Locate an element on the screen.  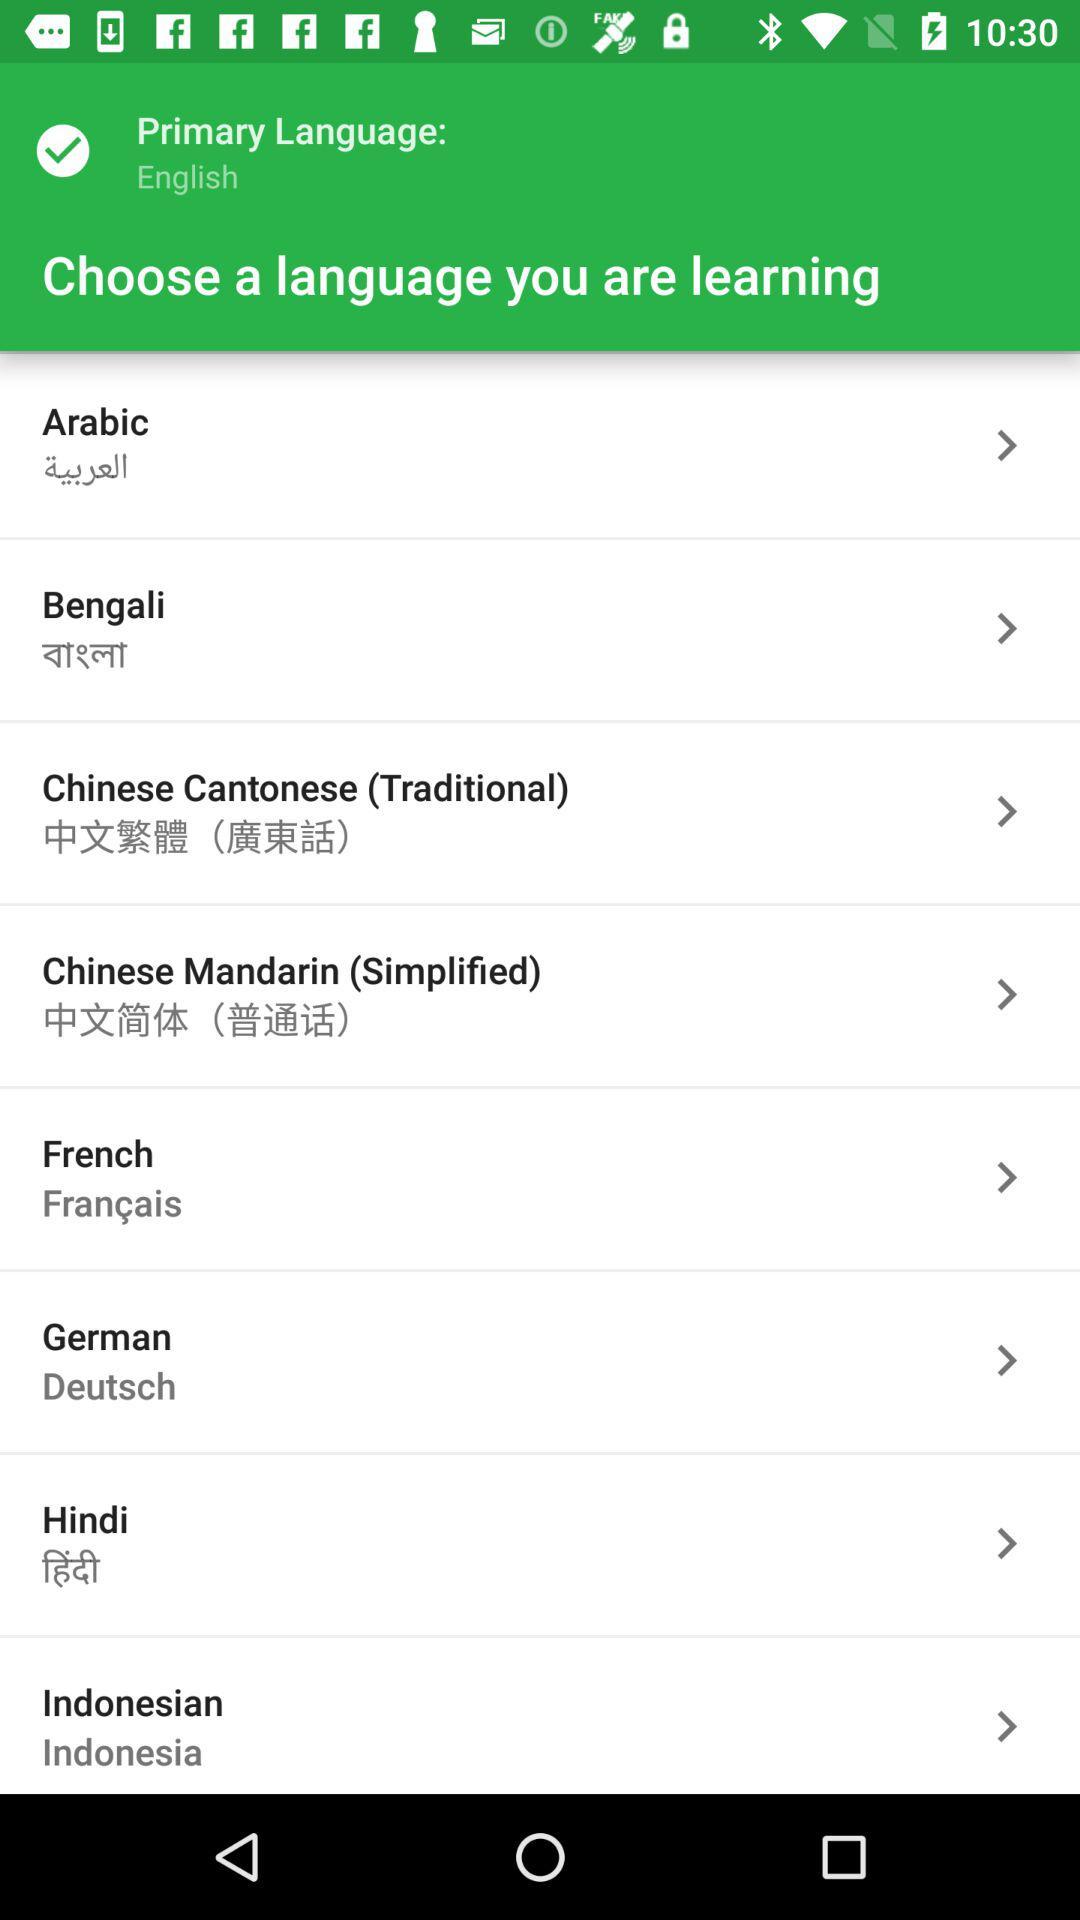
go forward button is located at coordinates (1017, 627).